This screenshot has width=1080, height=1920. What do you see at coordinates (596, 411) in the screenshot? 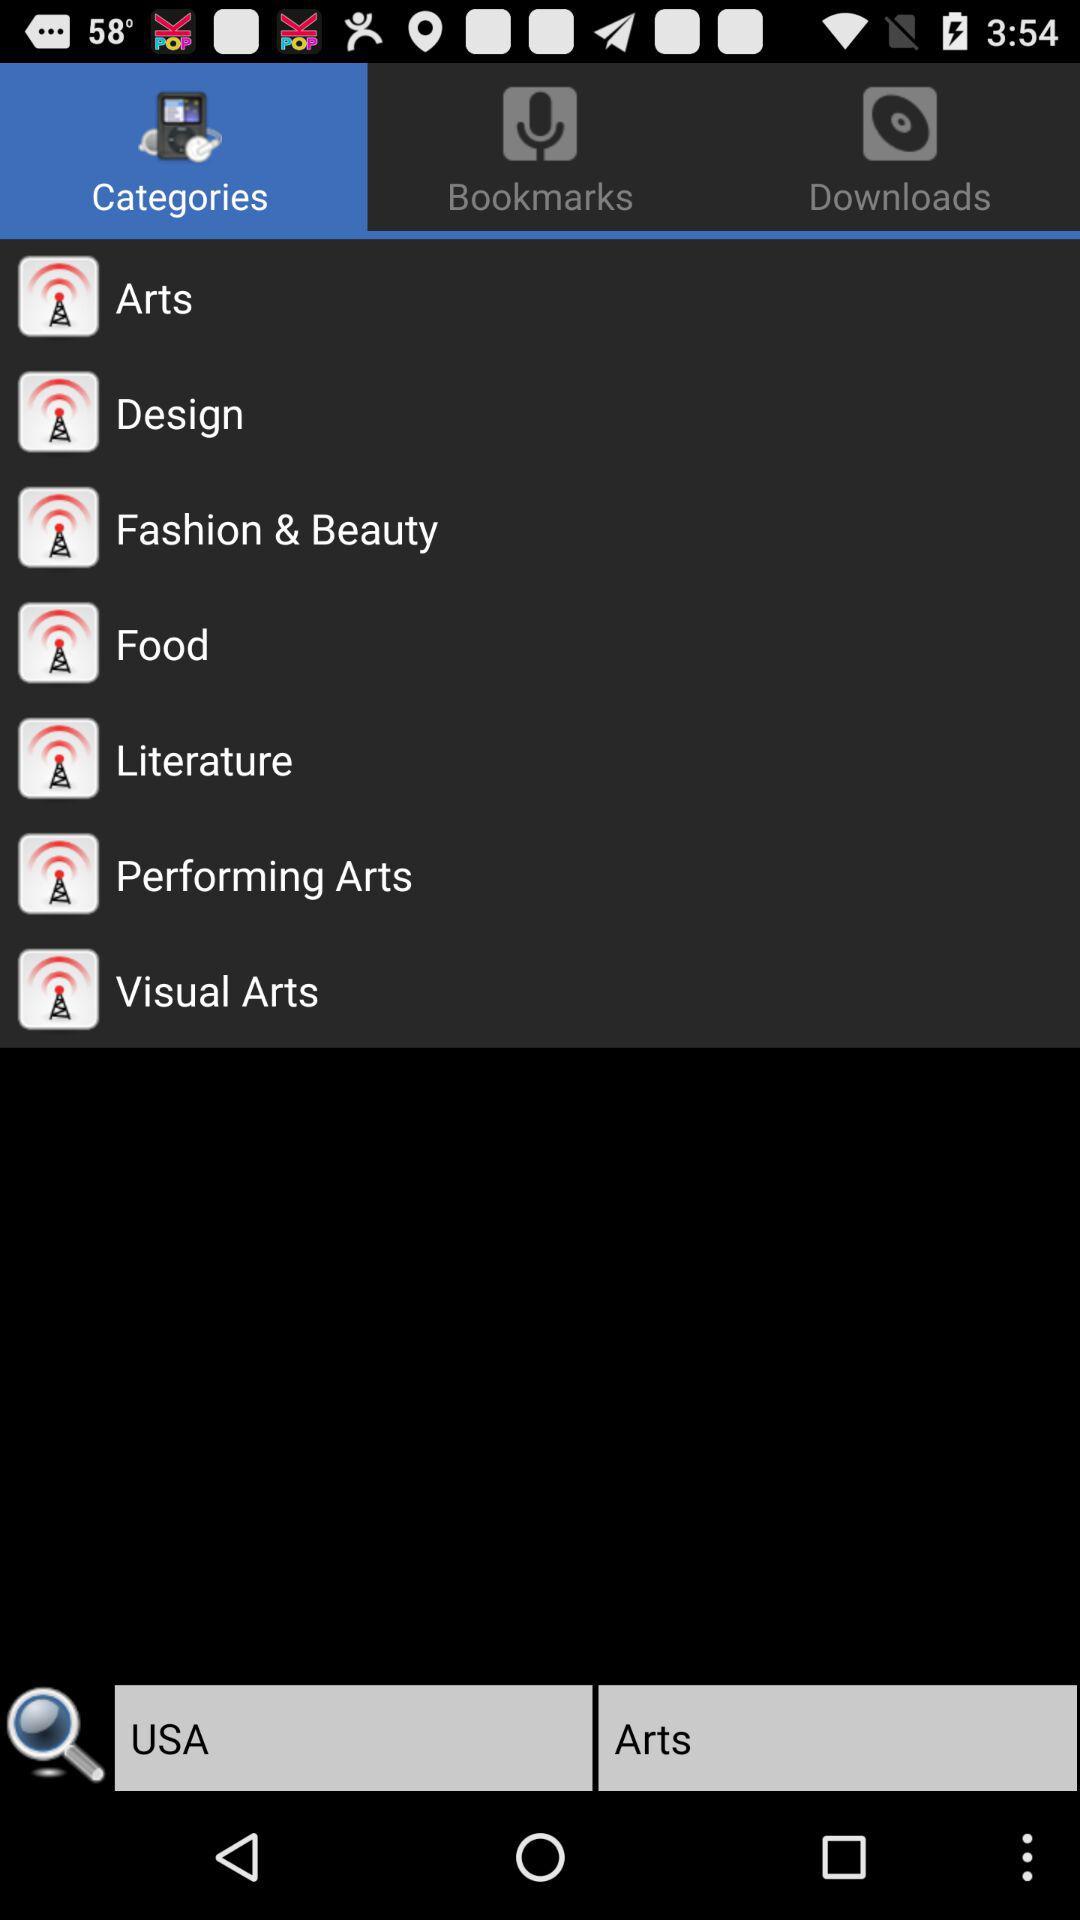
I see `the design item` at bounding box center [596, 411].